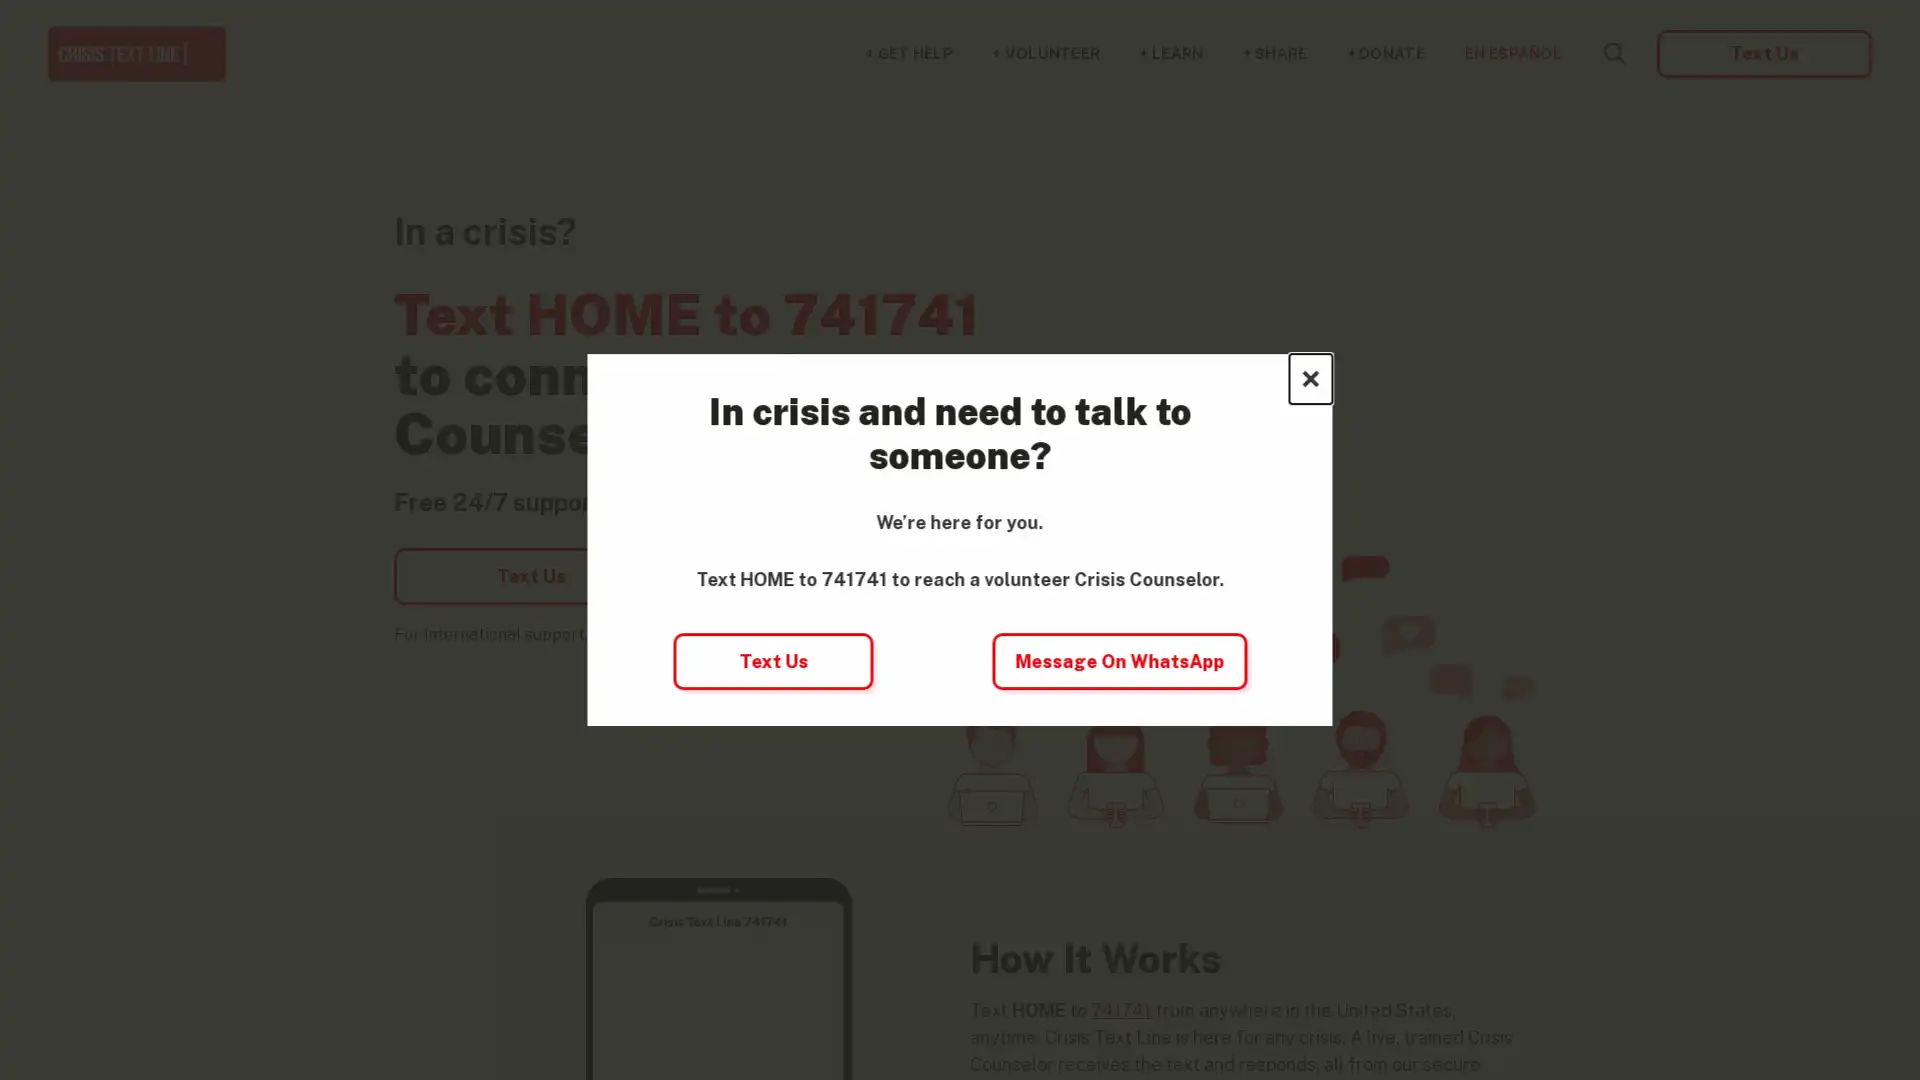  What do you see at coordinates (1614, 53) in the screenshot?
I see `Search` at bounding box center [1614, 53].